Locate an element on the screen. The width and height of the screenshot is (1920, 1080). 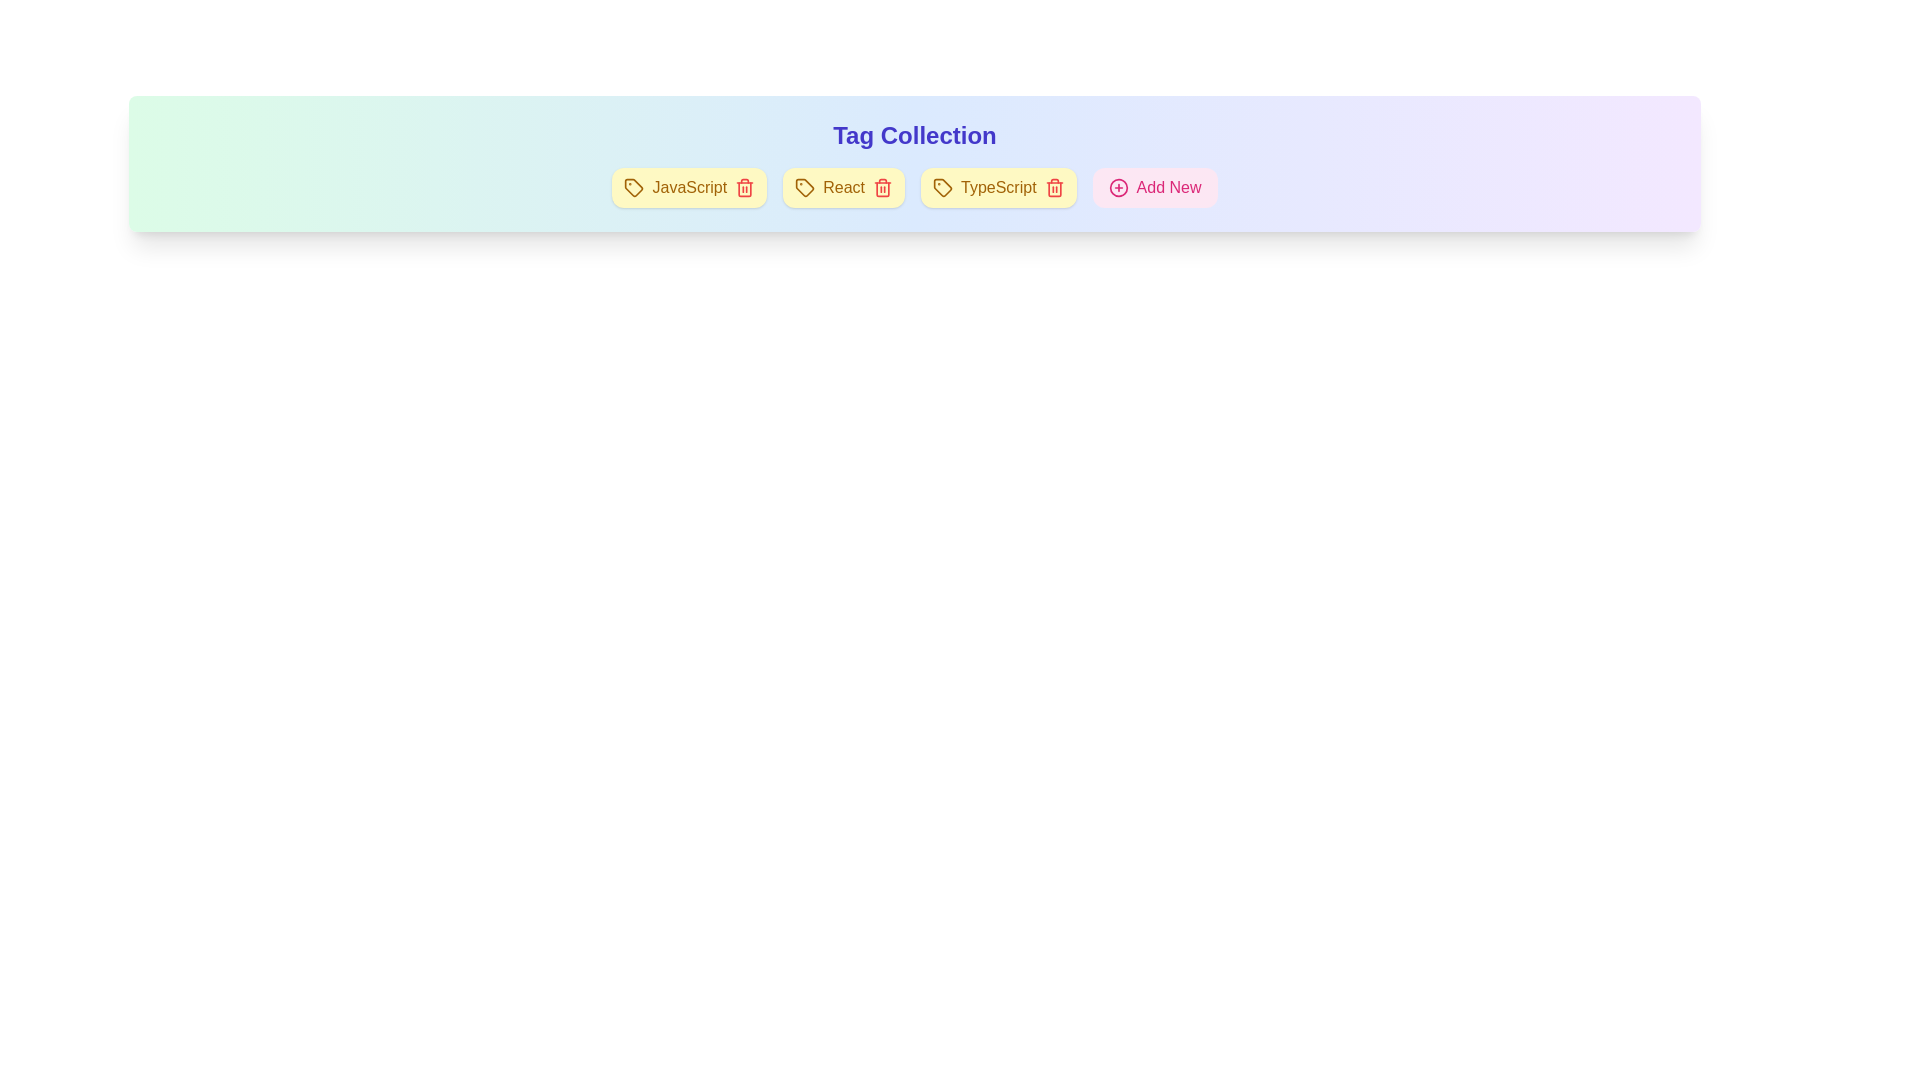
the delete icon button associated with the 'React' tag in the tag collection interface is located at coordinates (882, 188).